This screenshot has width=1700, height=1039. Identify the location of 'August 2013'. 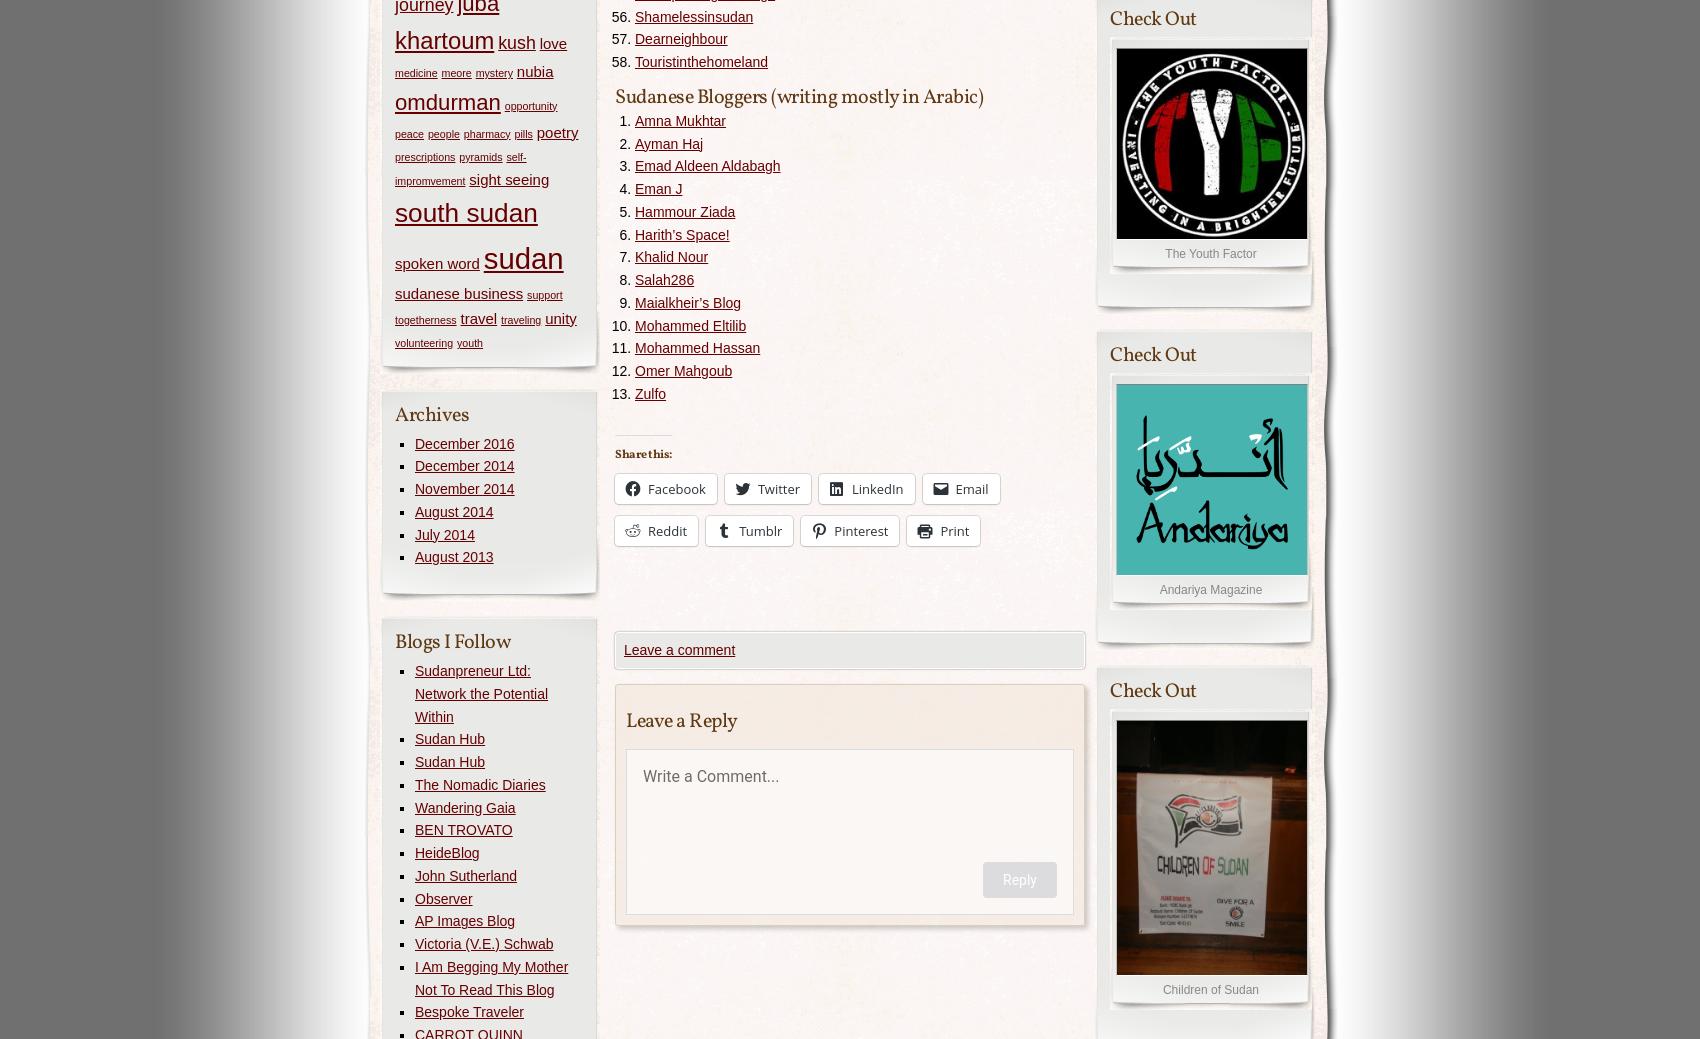
(454, 557).